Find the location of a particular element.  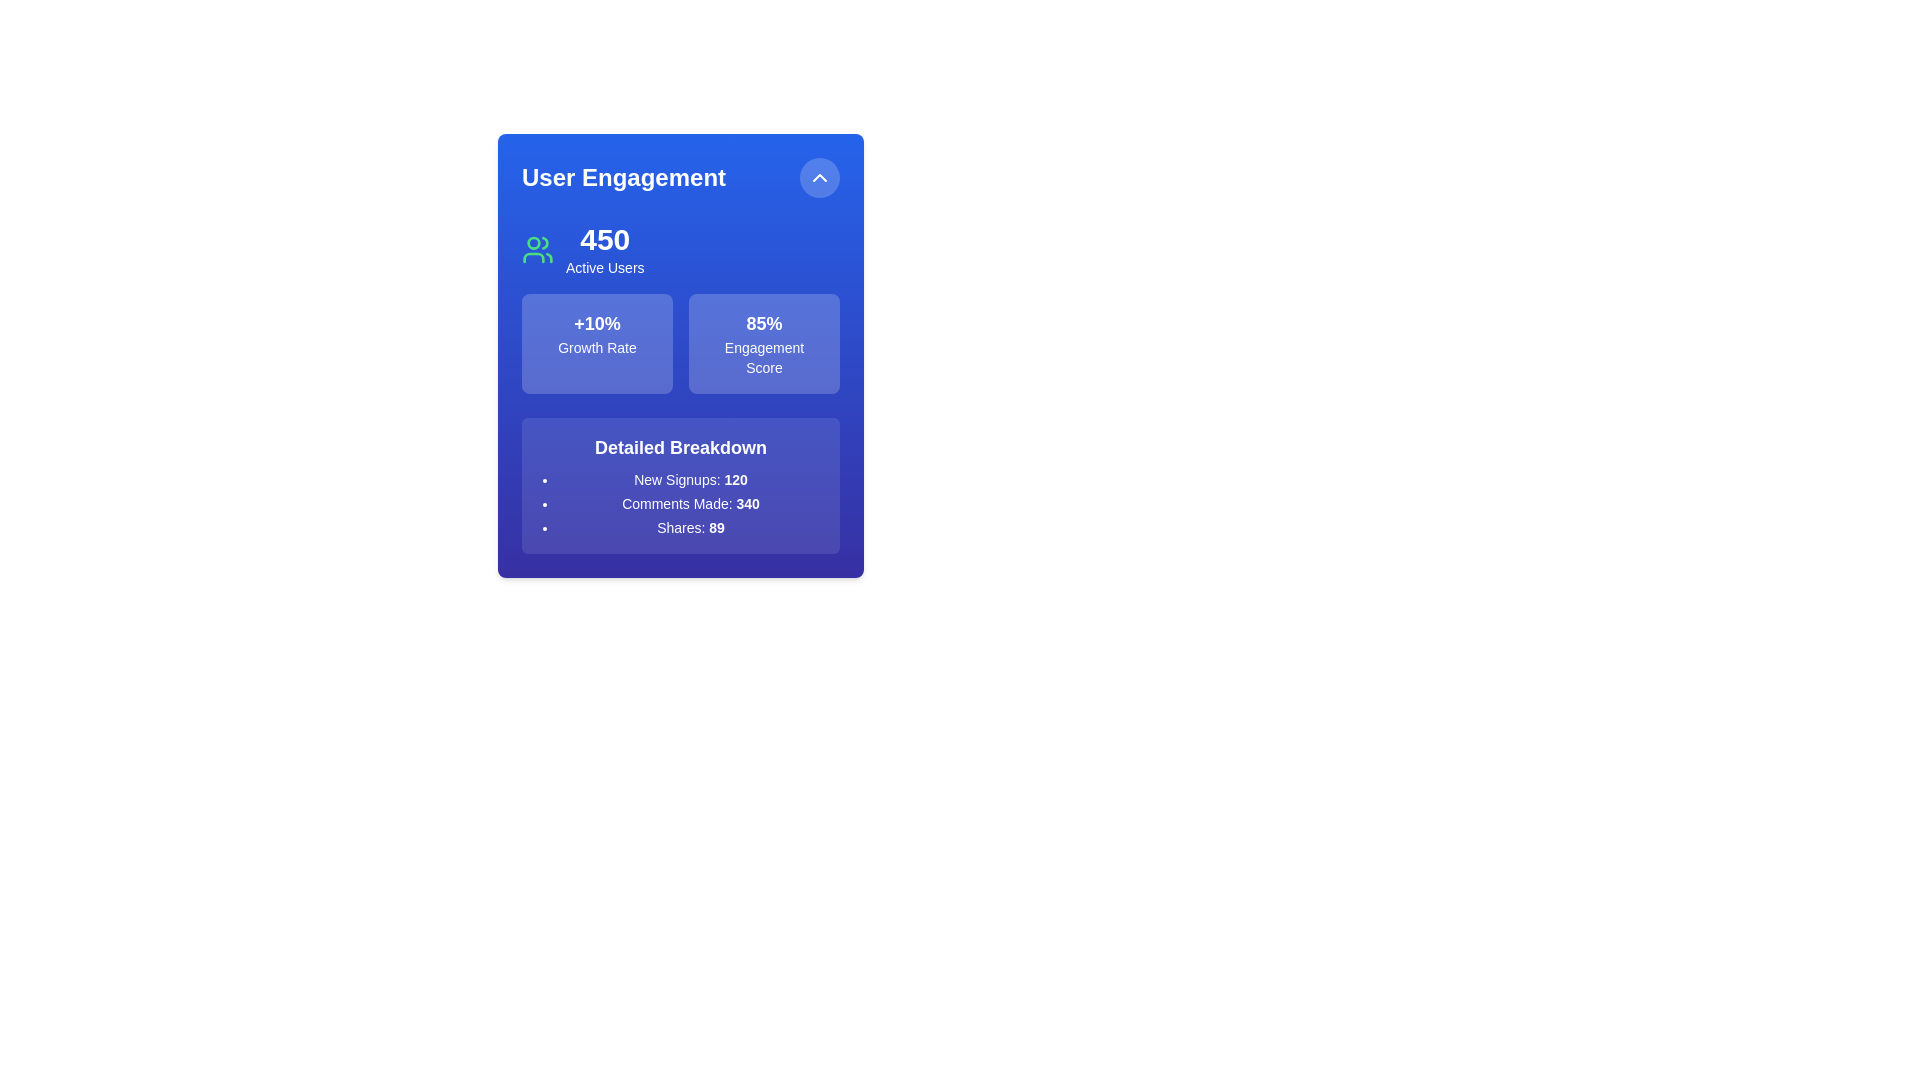

the 'User Engagement' header text to focus the panel for further interaction is located at coordinates (681, 176).